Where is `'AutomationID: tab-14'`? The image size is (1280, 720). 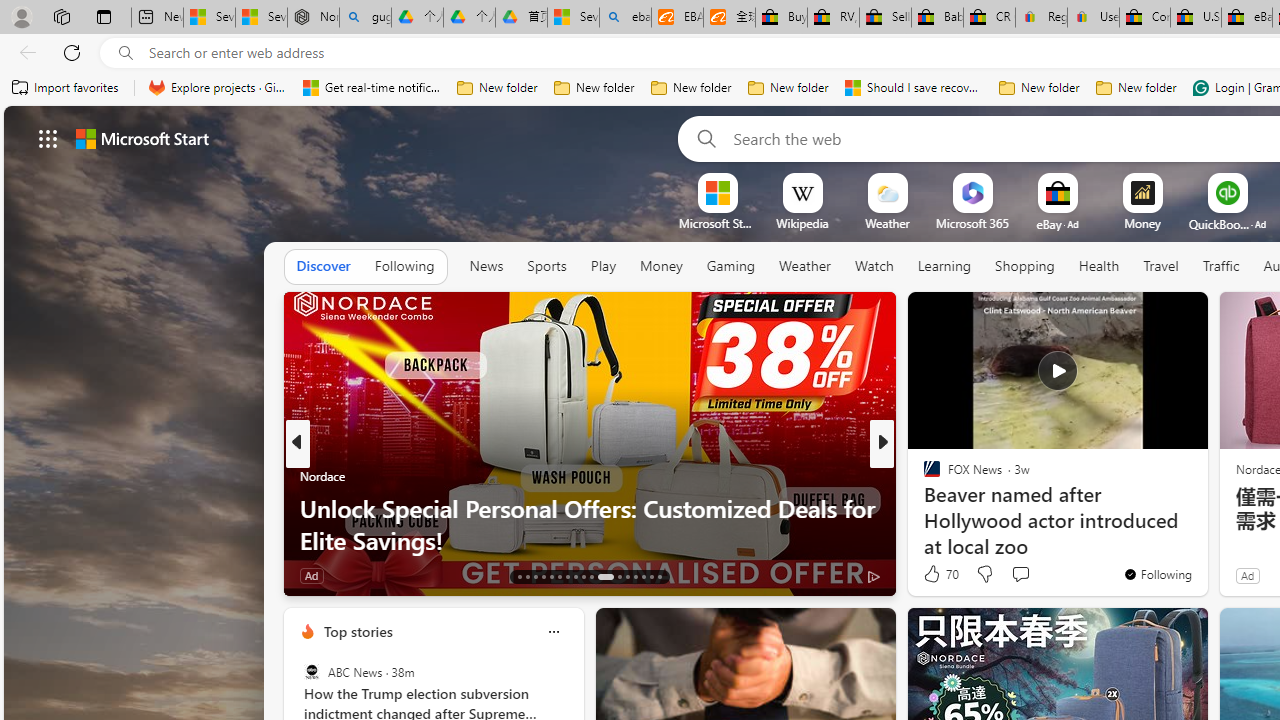 'AutomationID: tab-14' is located at coordinates (528, 577).